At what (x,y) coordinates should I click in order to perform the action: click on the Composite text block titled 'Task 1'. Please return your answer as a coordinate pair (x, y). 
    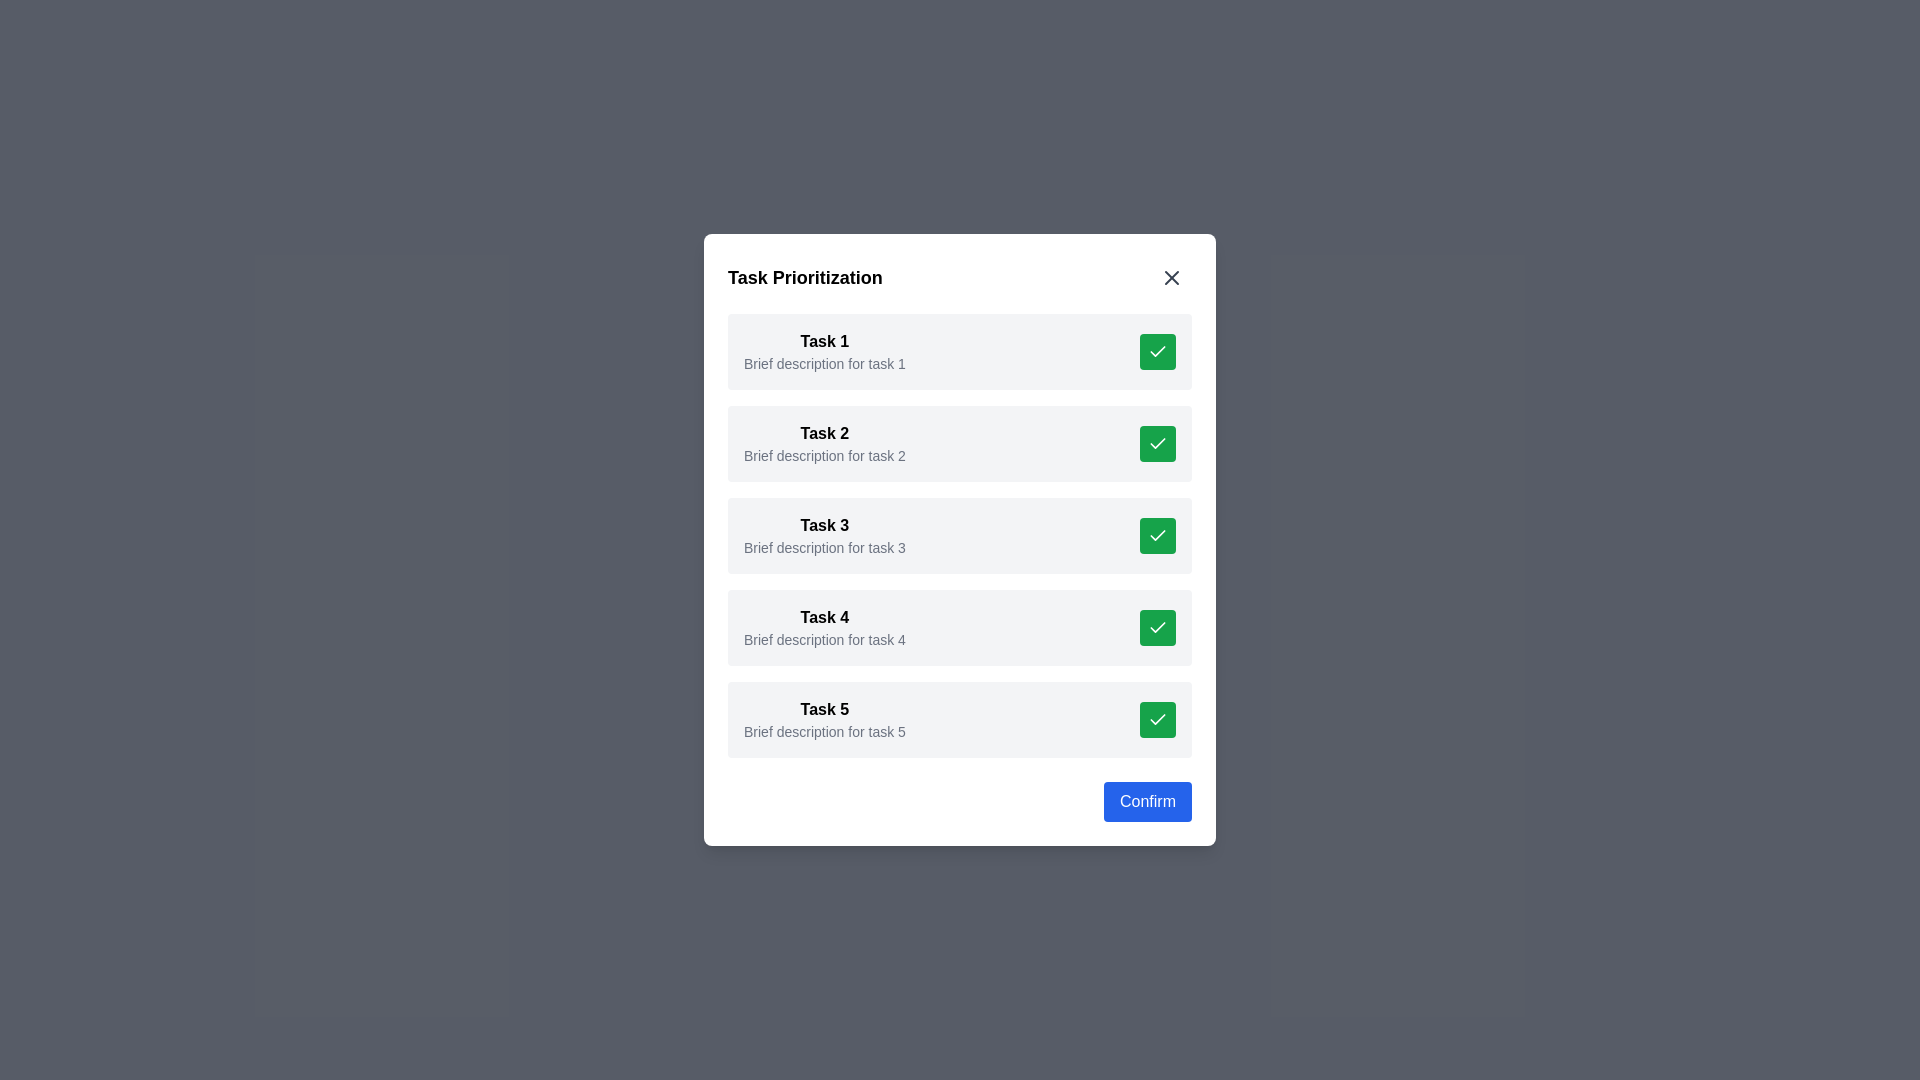
    Looking at the image, I should click on (825, 350).